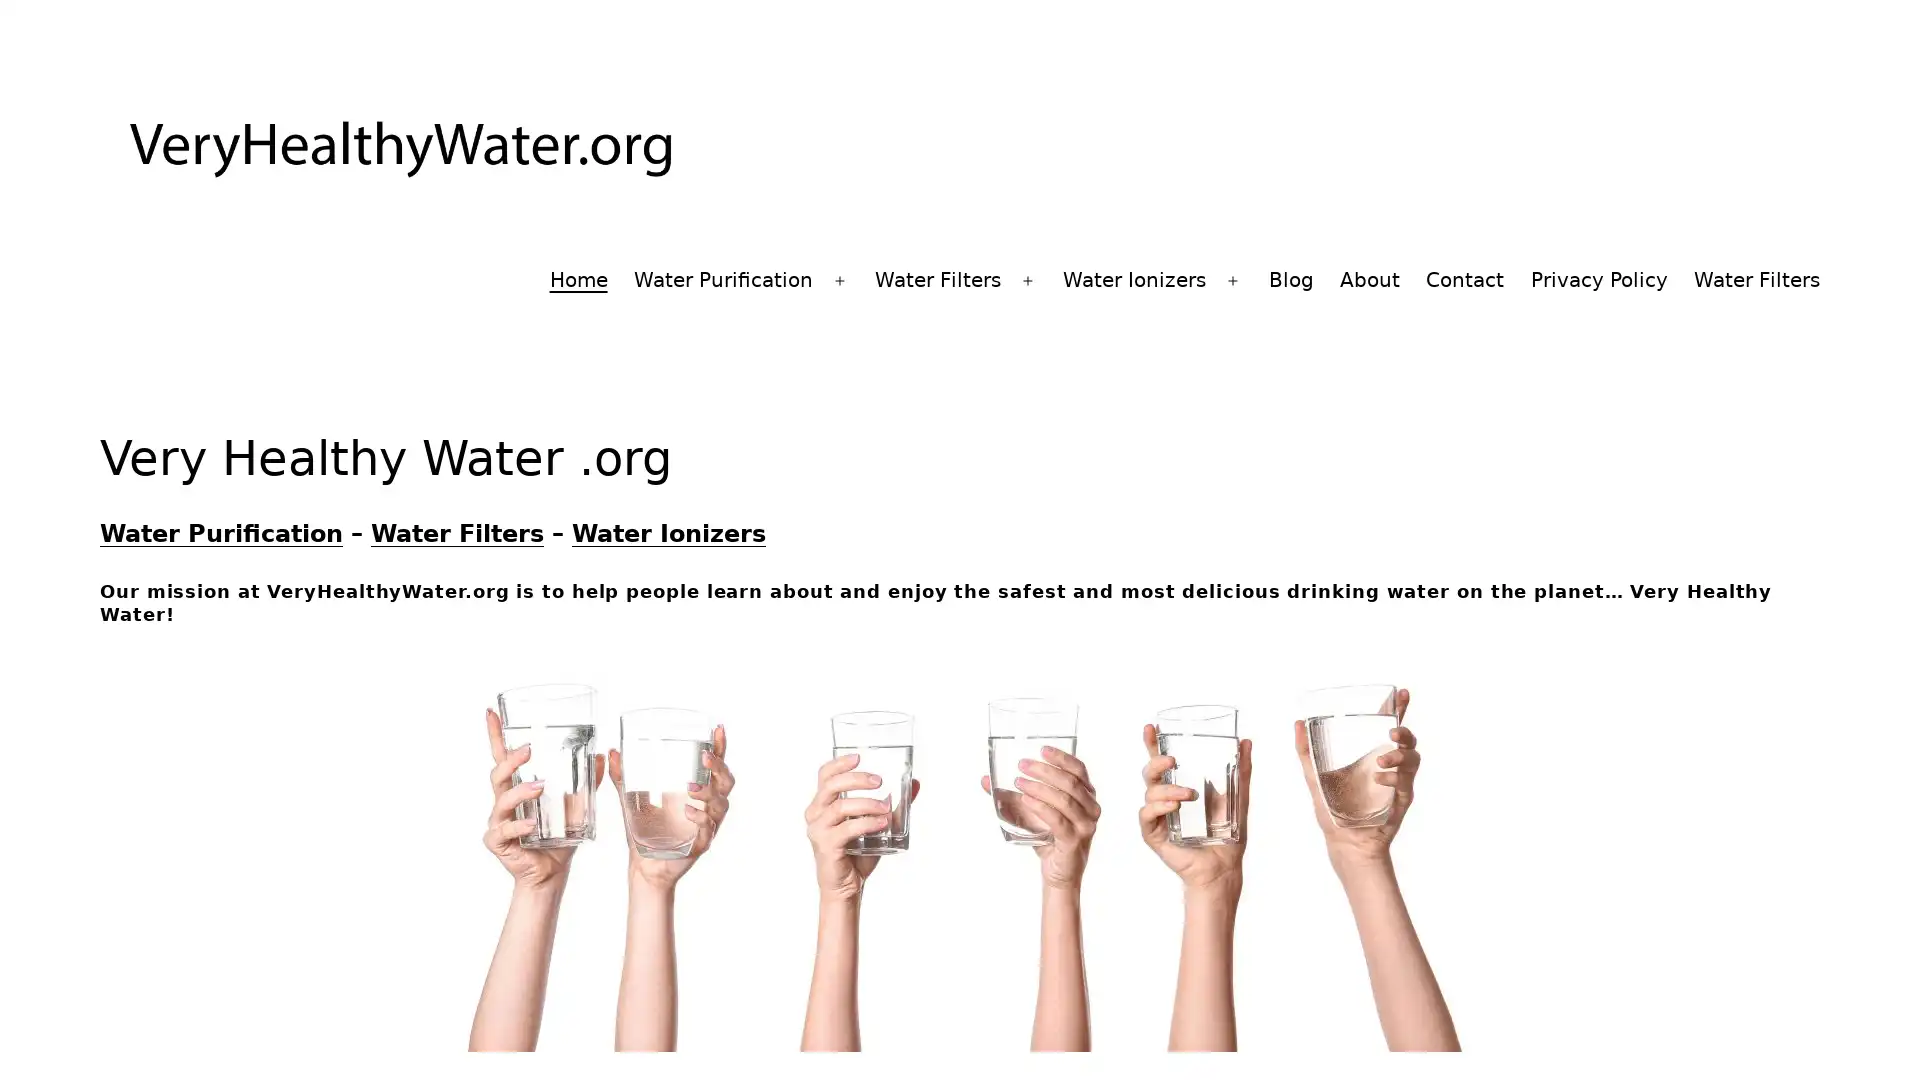 The width and height of the screenshot is (1920, 1080). Describe the element at coordinates (1027, 281) in the screenshot. I see `Open menu` at that location.